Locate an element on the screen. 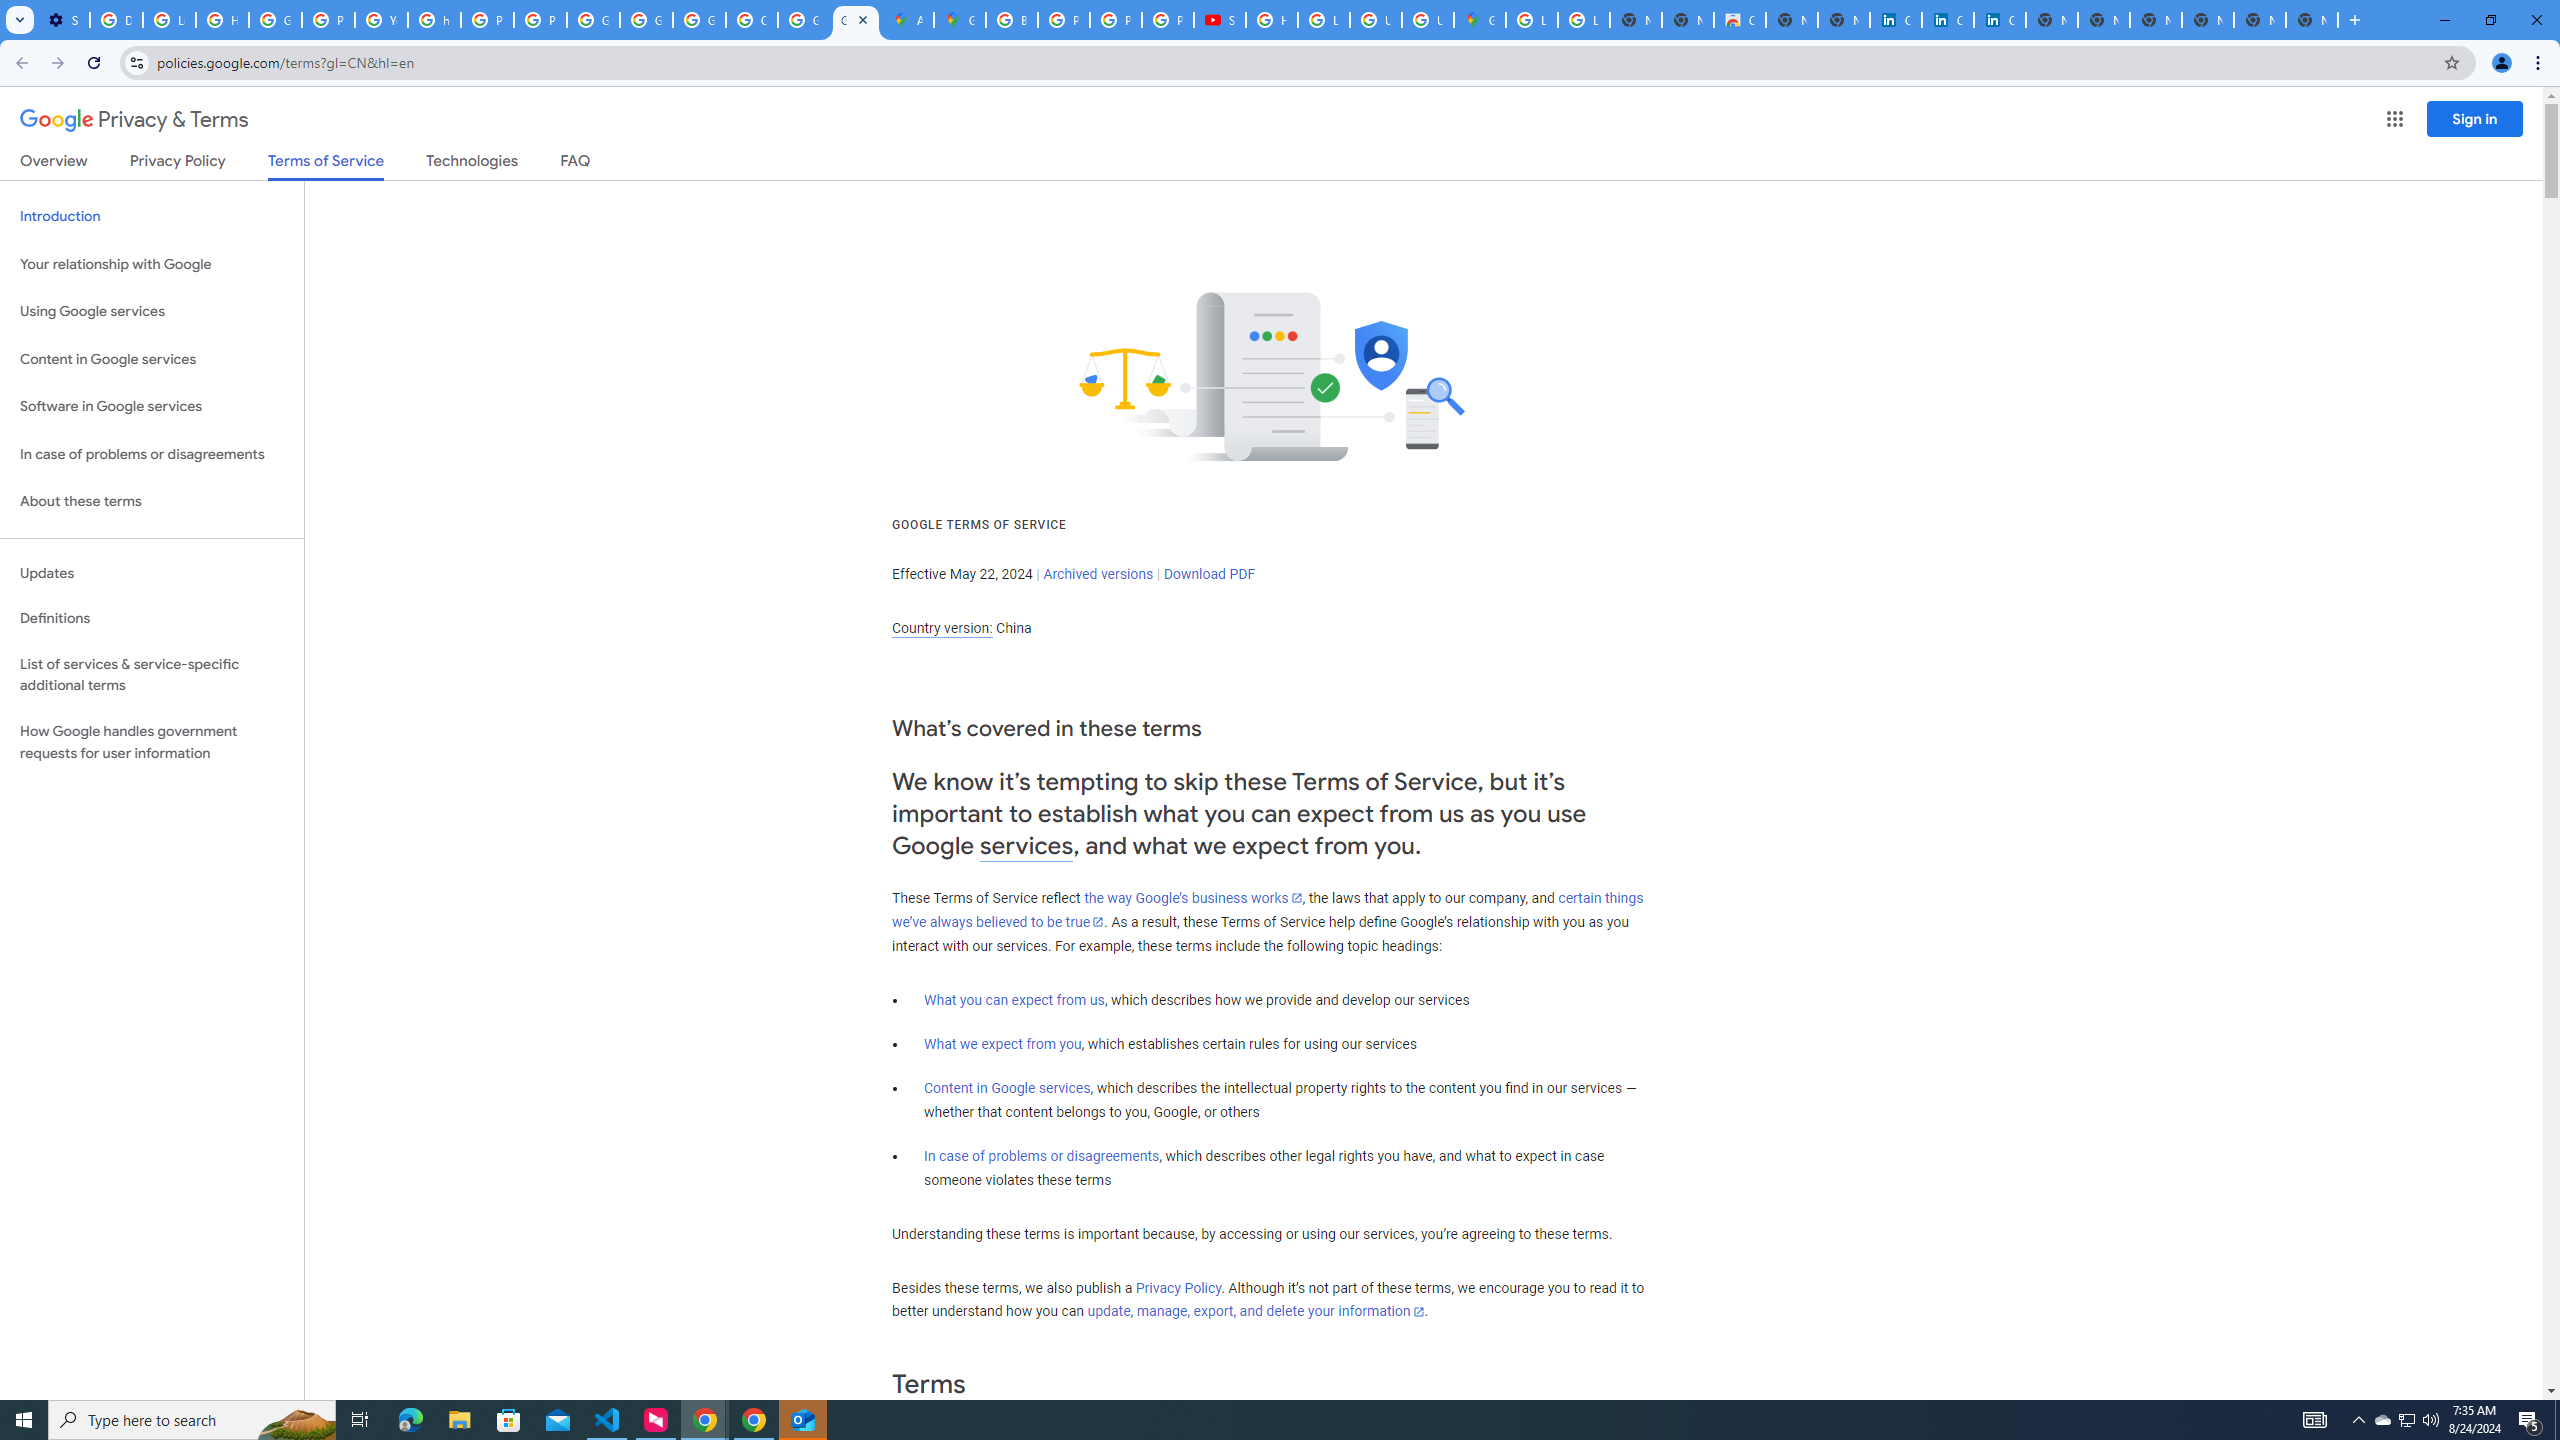 This screenshot has width=2560, height=1440. 'update, manage, export, and delete your information' is located at coordinates (1255, 1310).